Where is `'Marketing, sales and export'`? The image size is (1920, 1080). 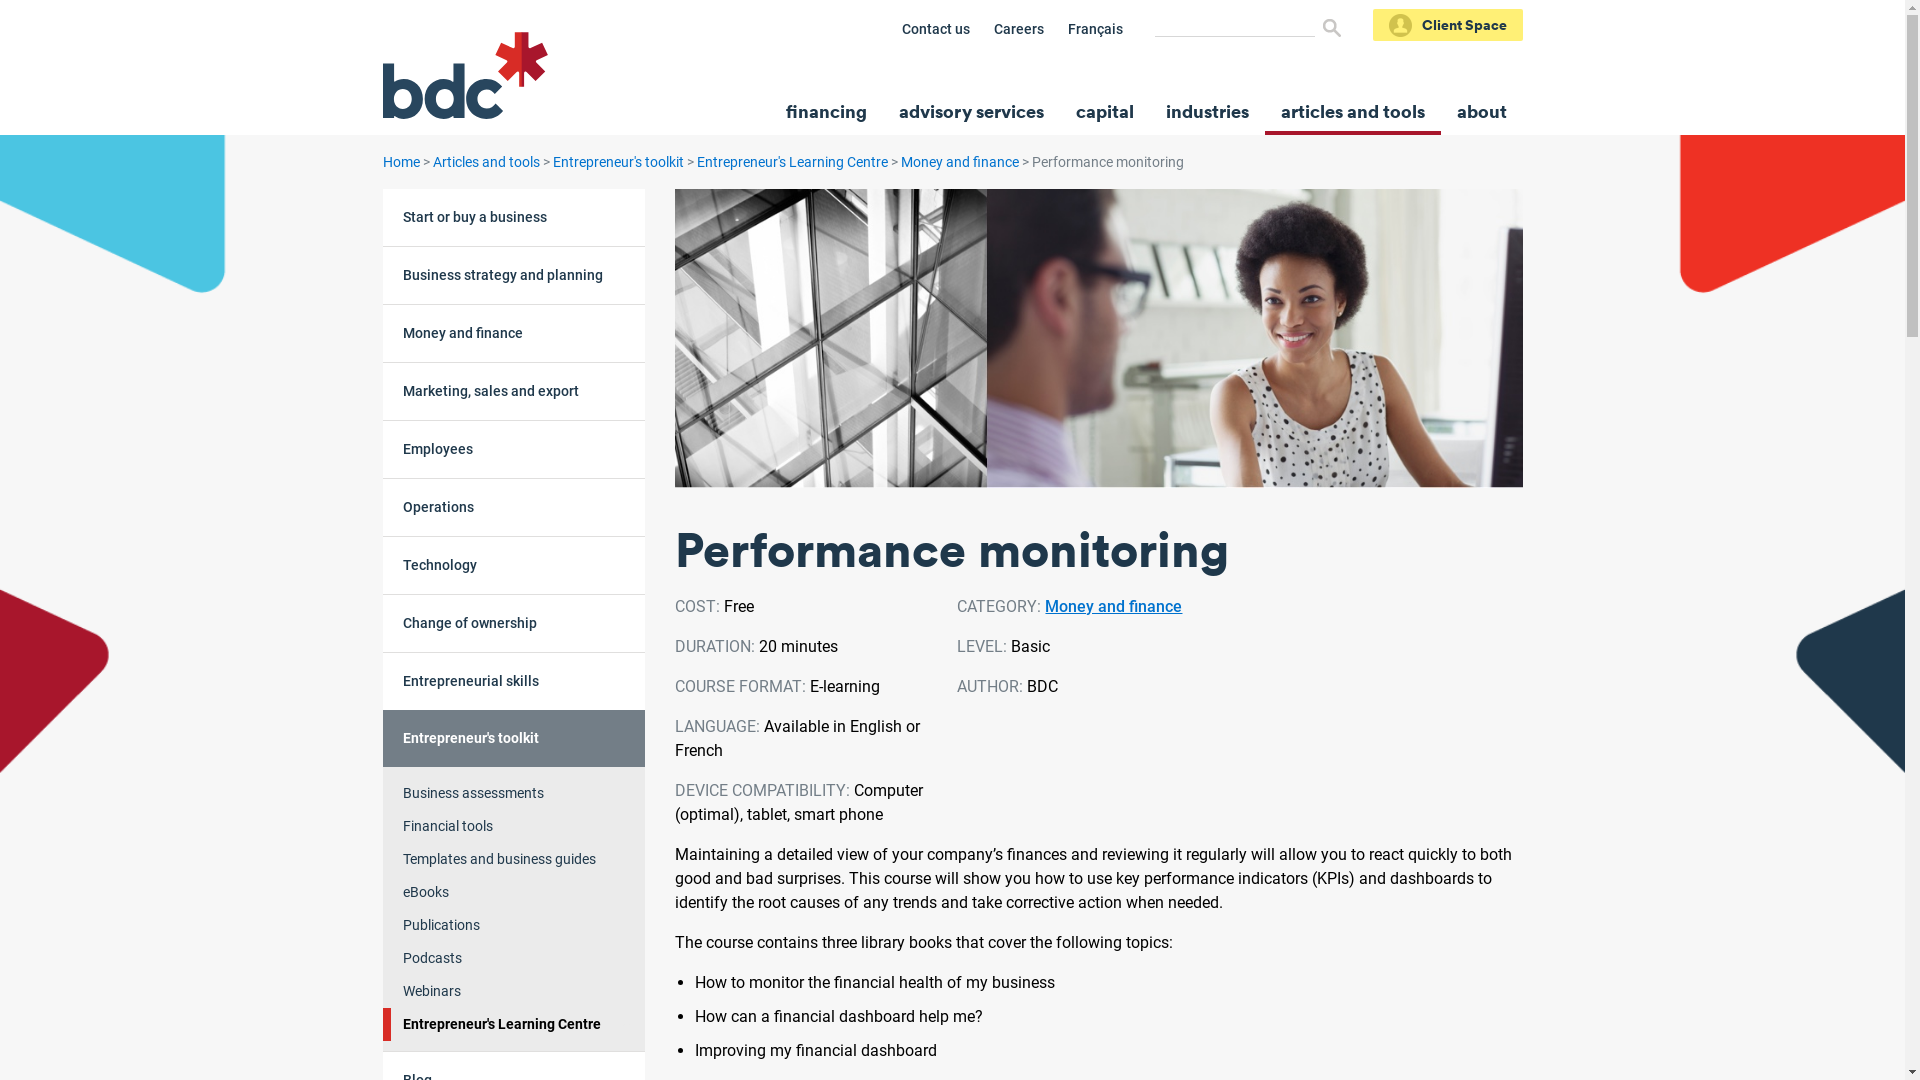
'Marketing, sales and export' is located at coordinates (513, 390).